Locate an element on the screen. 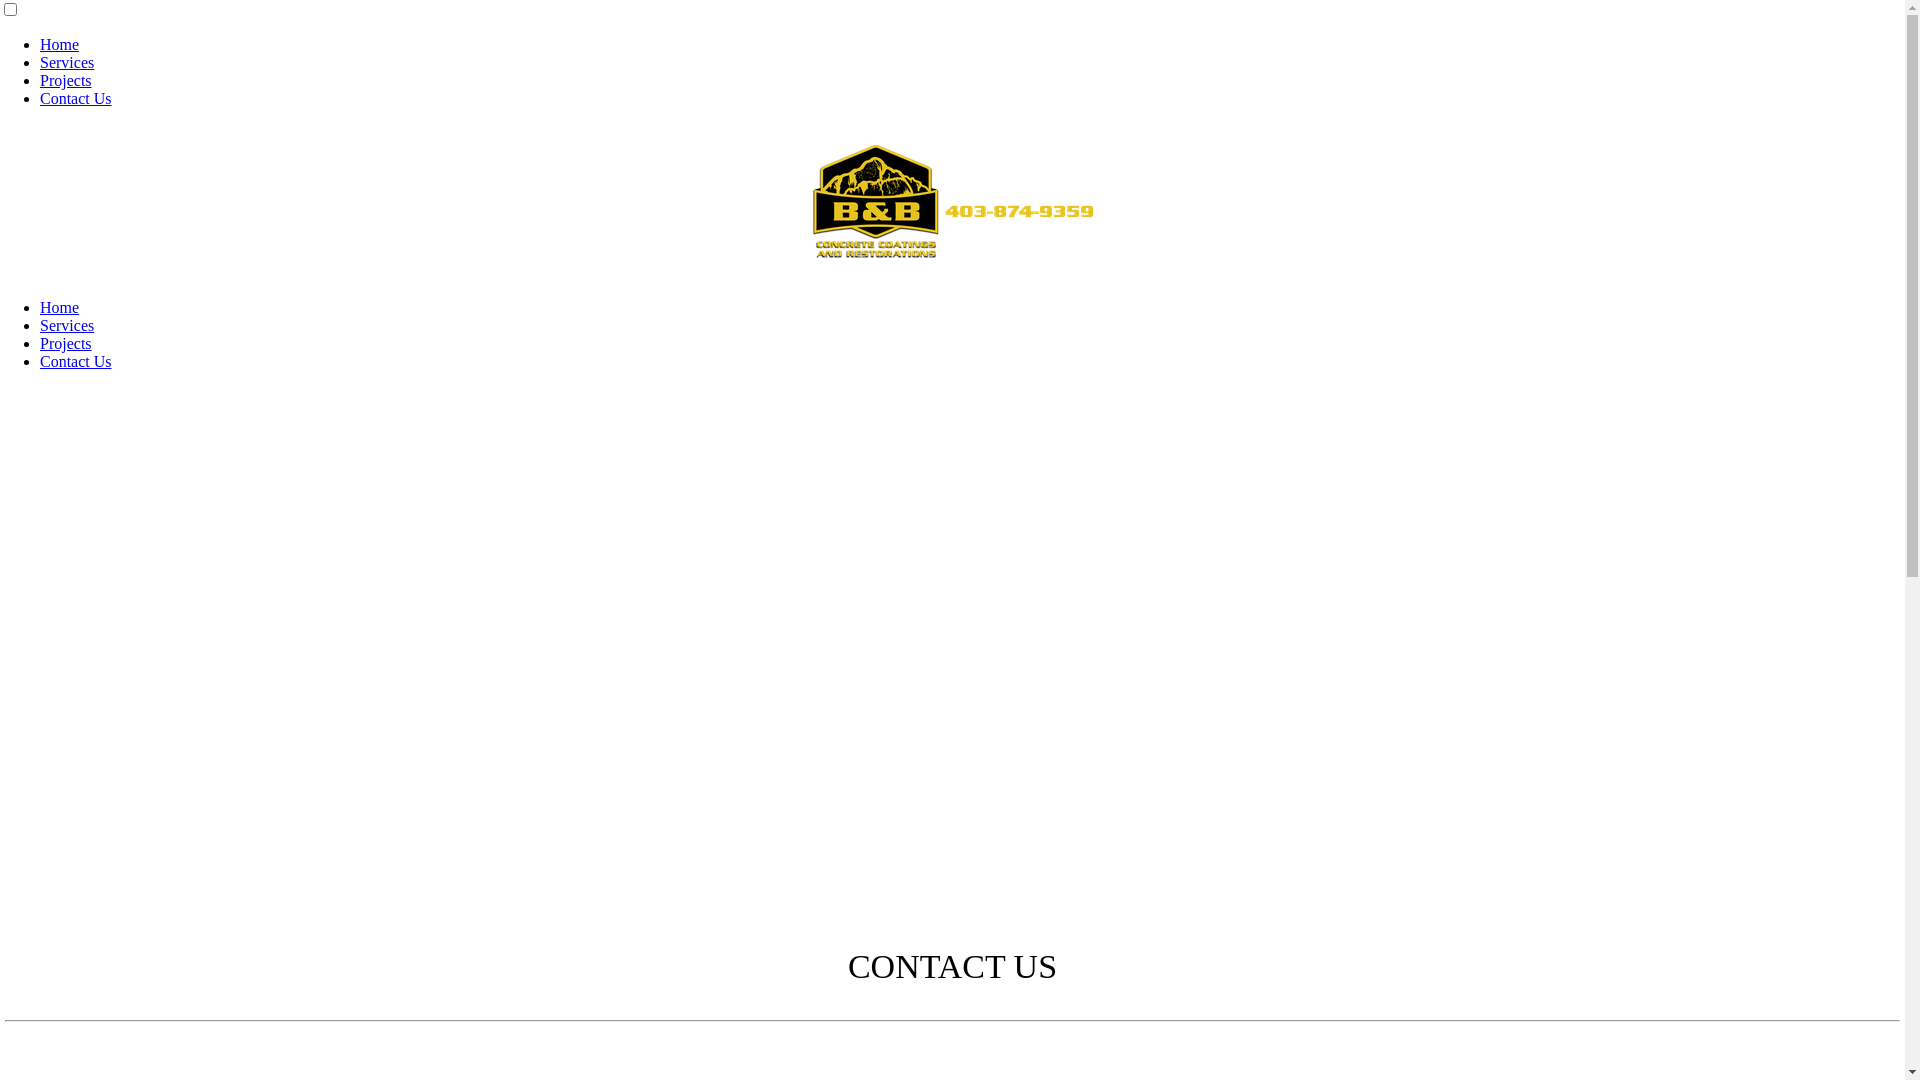  'Home' is located at coordinates (59, 307).